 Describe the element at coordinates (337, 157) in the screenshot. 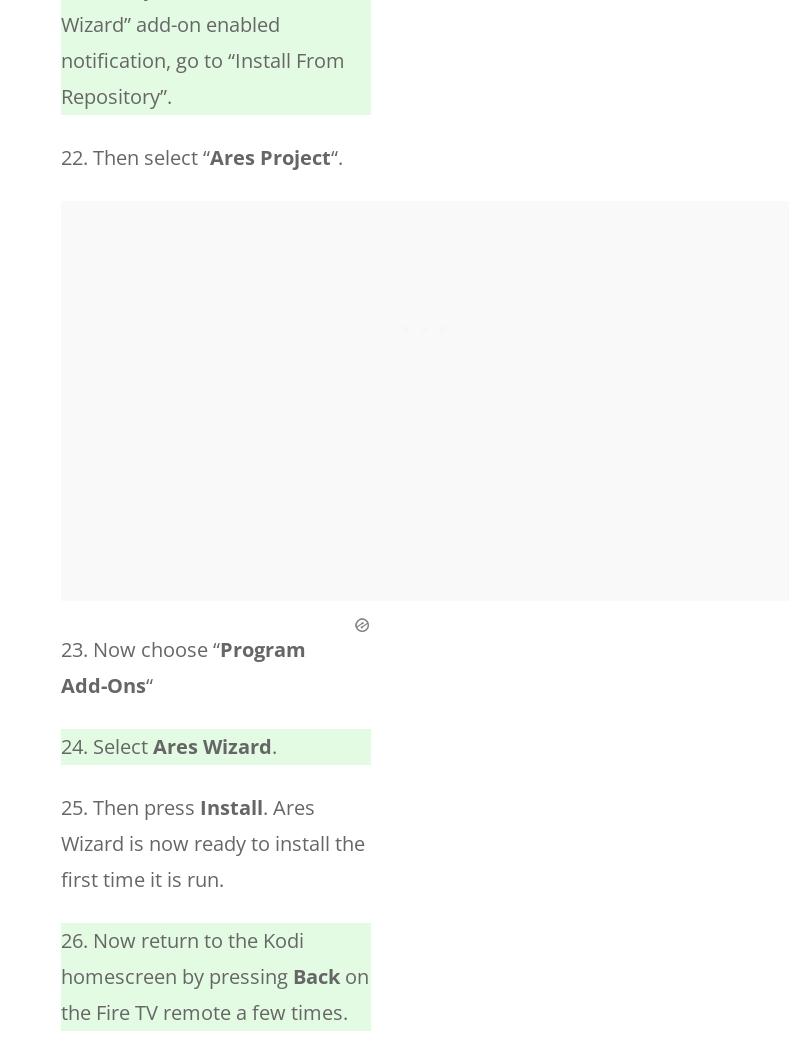

I see `'“.'` at that location.